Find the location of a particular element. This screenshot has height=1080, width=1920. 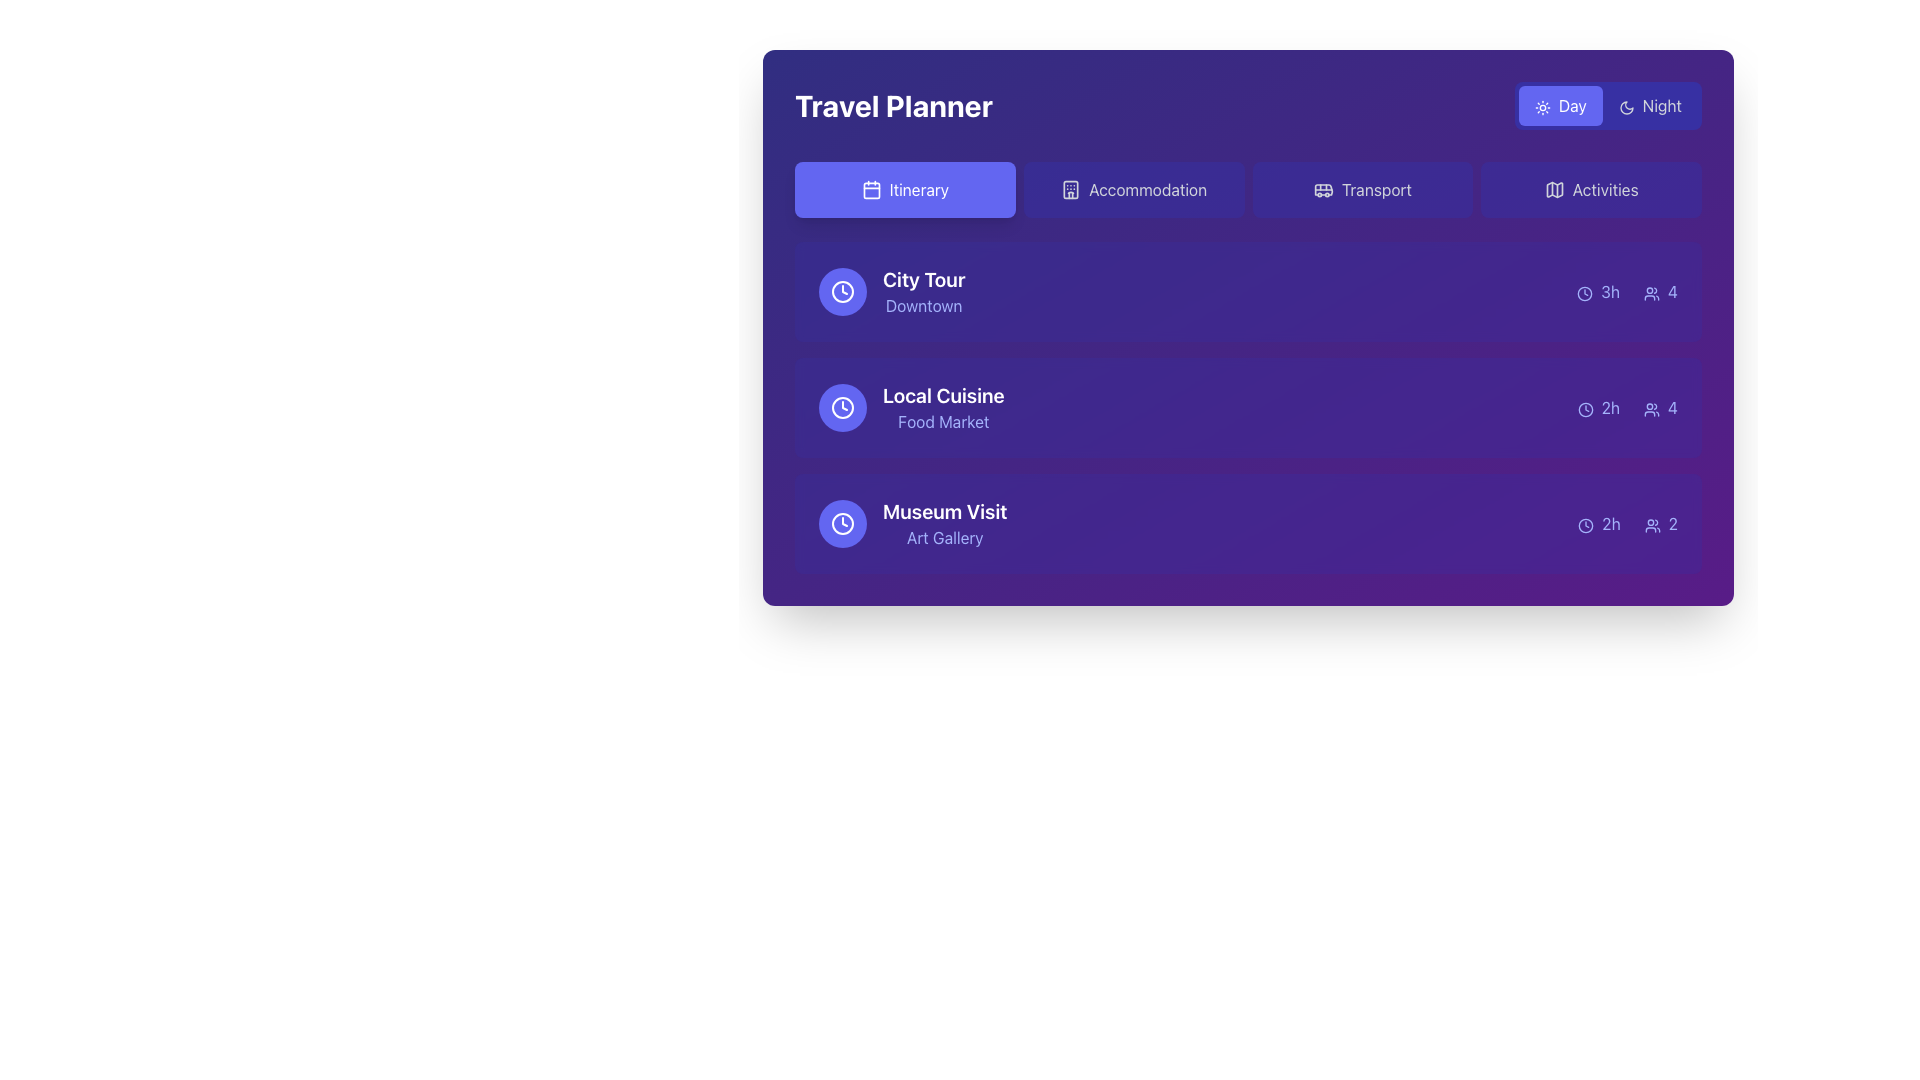

the time-related icon associated with the 'Museum Visit' entry in the travel planner interface, located to the left of the text 'Museum Visit' is located at coordinates (843, 523).